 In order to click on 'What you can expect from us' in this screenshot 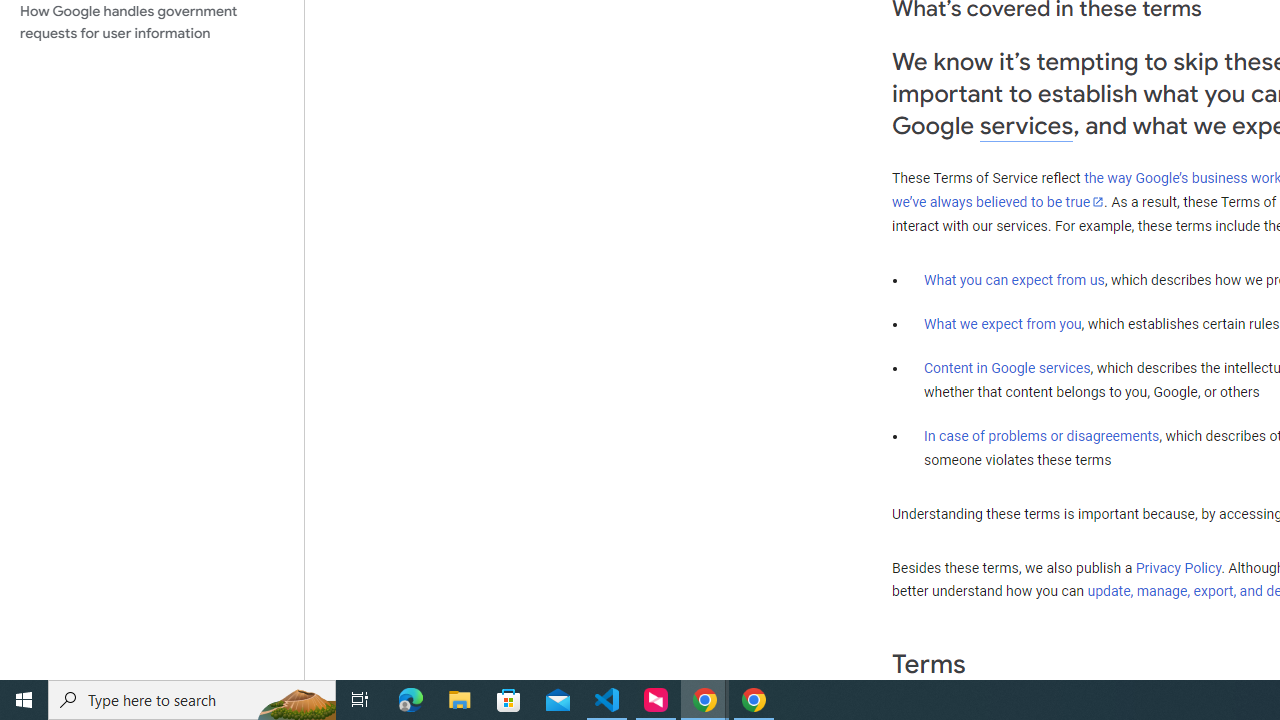, I will do `click(1014, 279)`.